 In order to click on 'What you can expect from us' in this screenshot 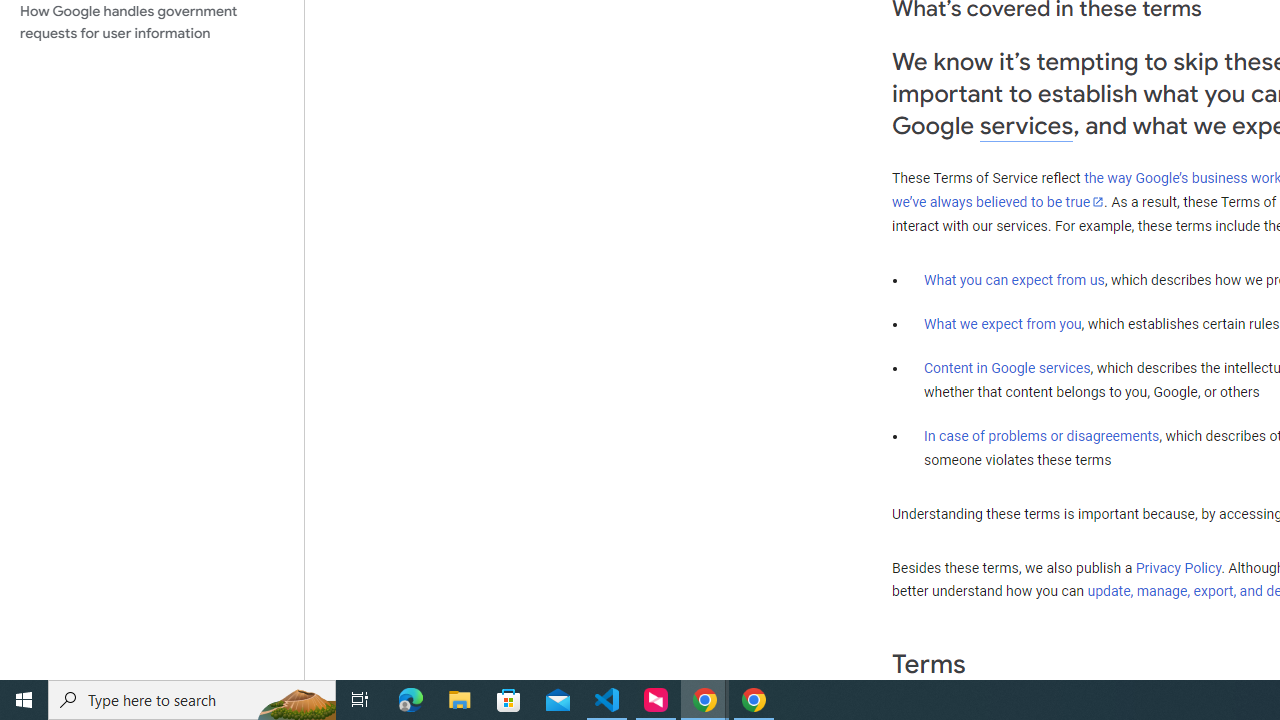, I will do `click(1014, 279)`.